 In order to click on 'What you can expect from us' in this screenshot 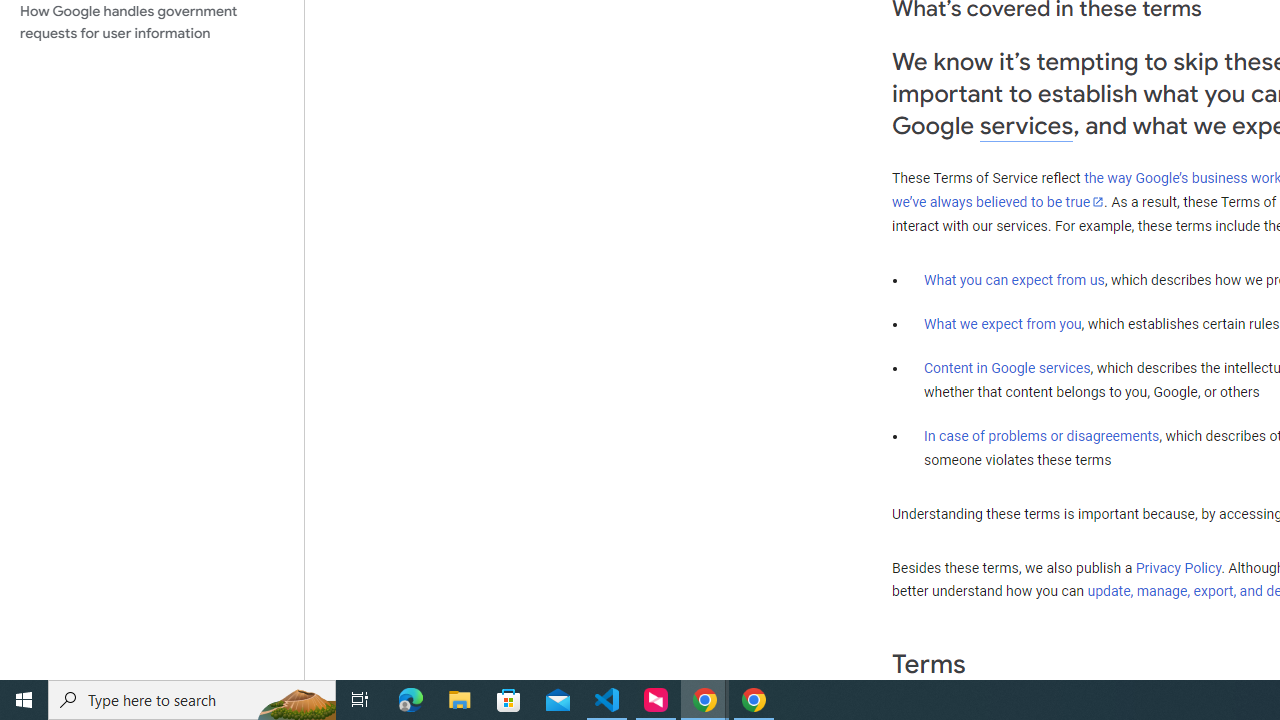, I will do `click(1014, 279)`.